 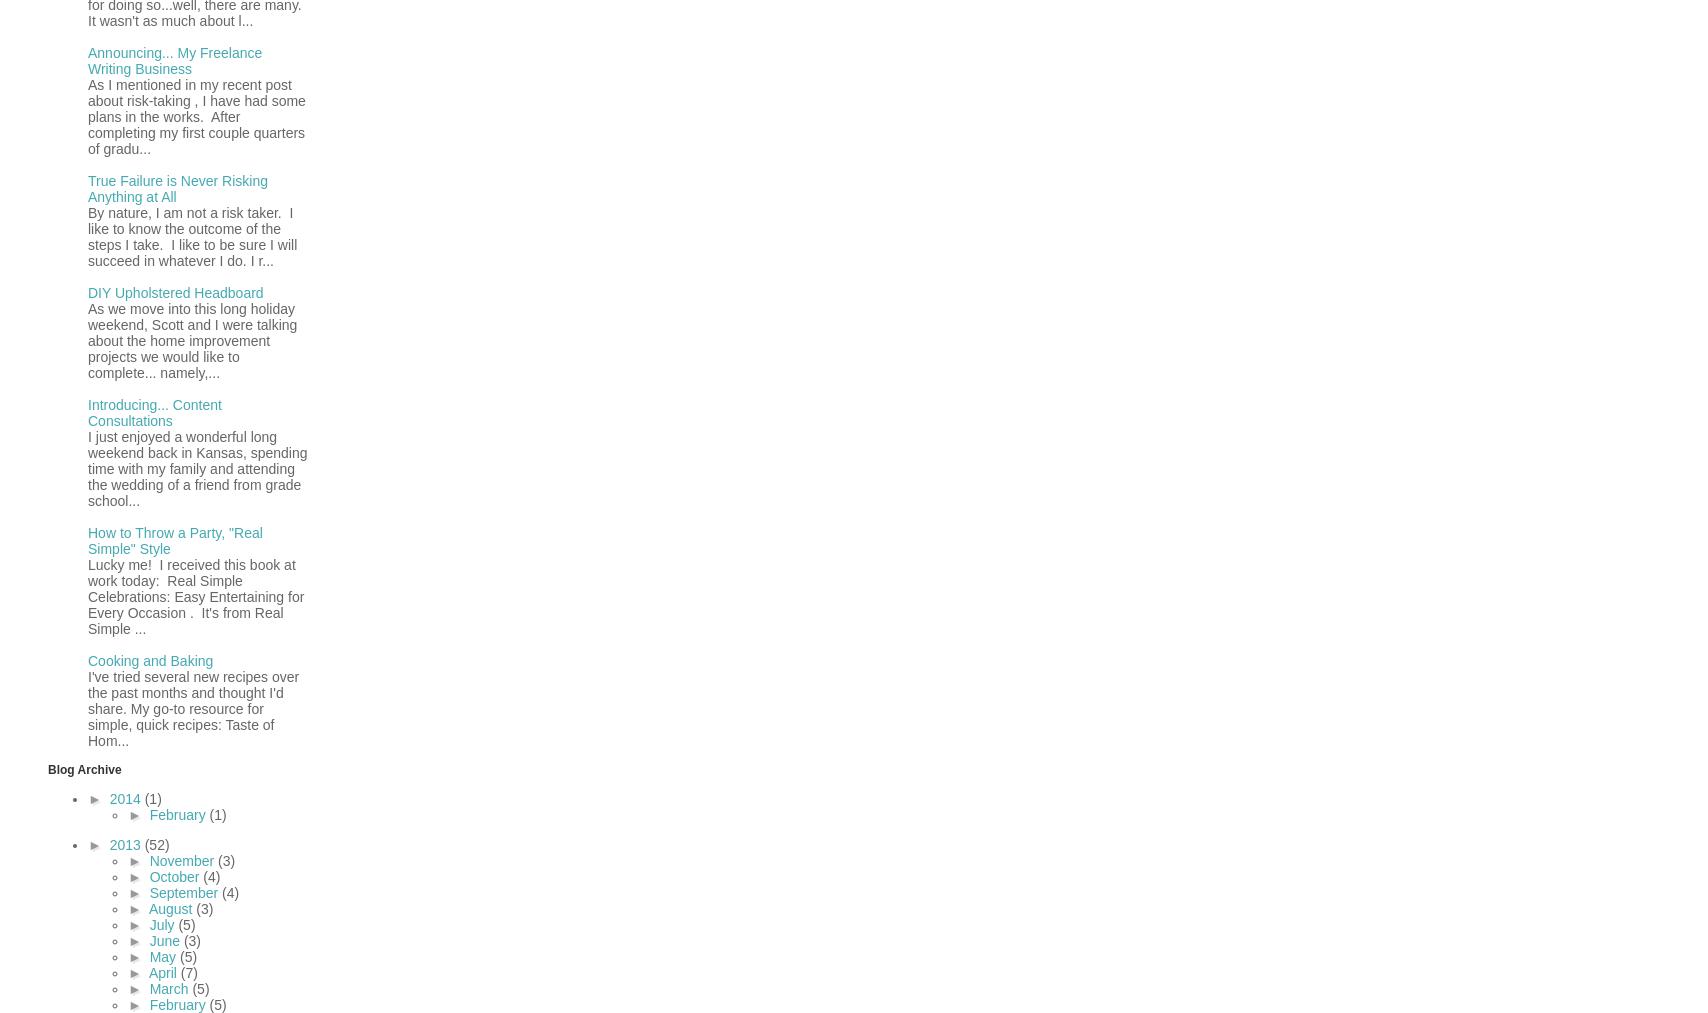 I want to click on 'June', so click(x=166, y=939).